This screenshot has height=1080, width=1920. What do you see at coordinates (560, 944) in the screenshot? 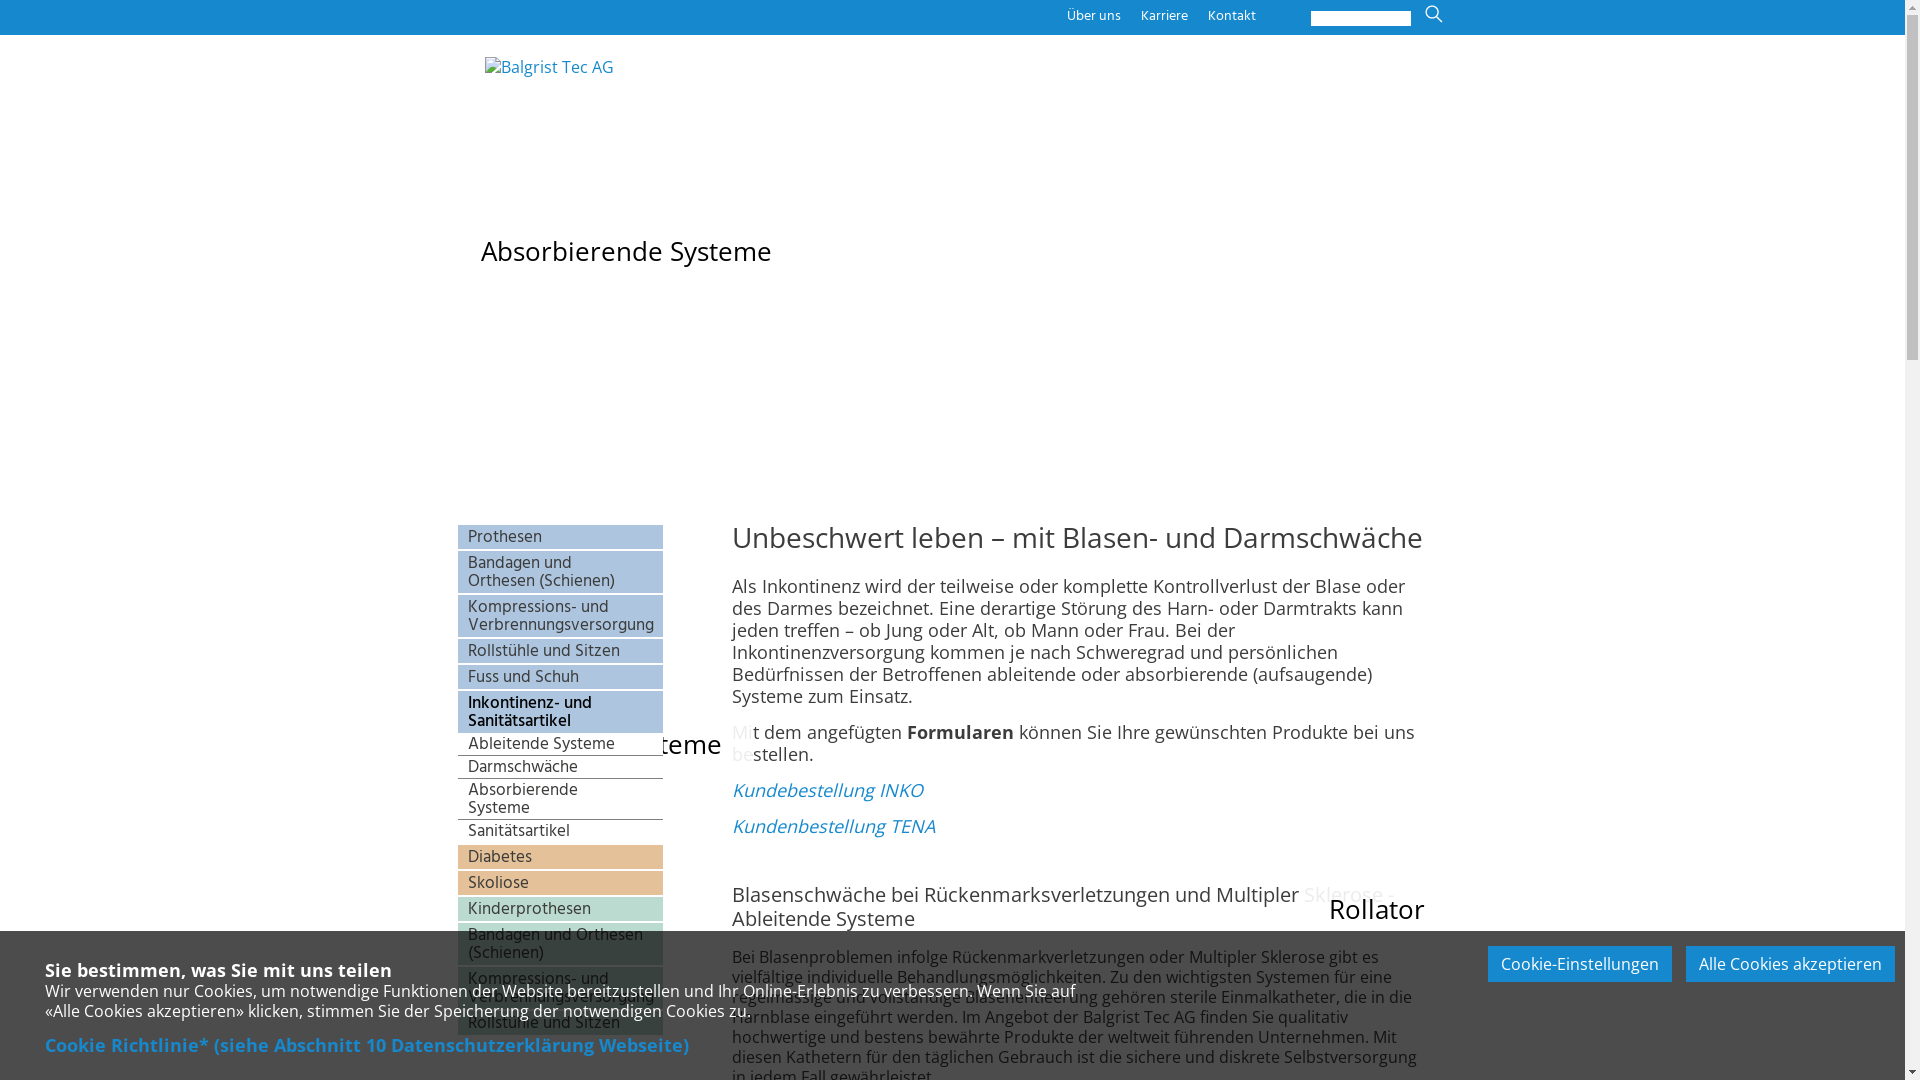
I see `'Bandagen und Orthesen (Schienen)'` at bounding box center [560, 944].